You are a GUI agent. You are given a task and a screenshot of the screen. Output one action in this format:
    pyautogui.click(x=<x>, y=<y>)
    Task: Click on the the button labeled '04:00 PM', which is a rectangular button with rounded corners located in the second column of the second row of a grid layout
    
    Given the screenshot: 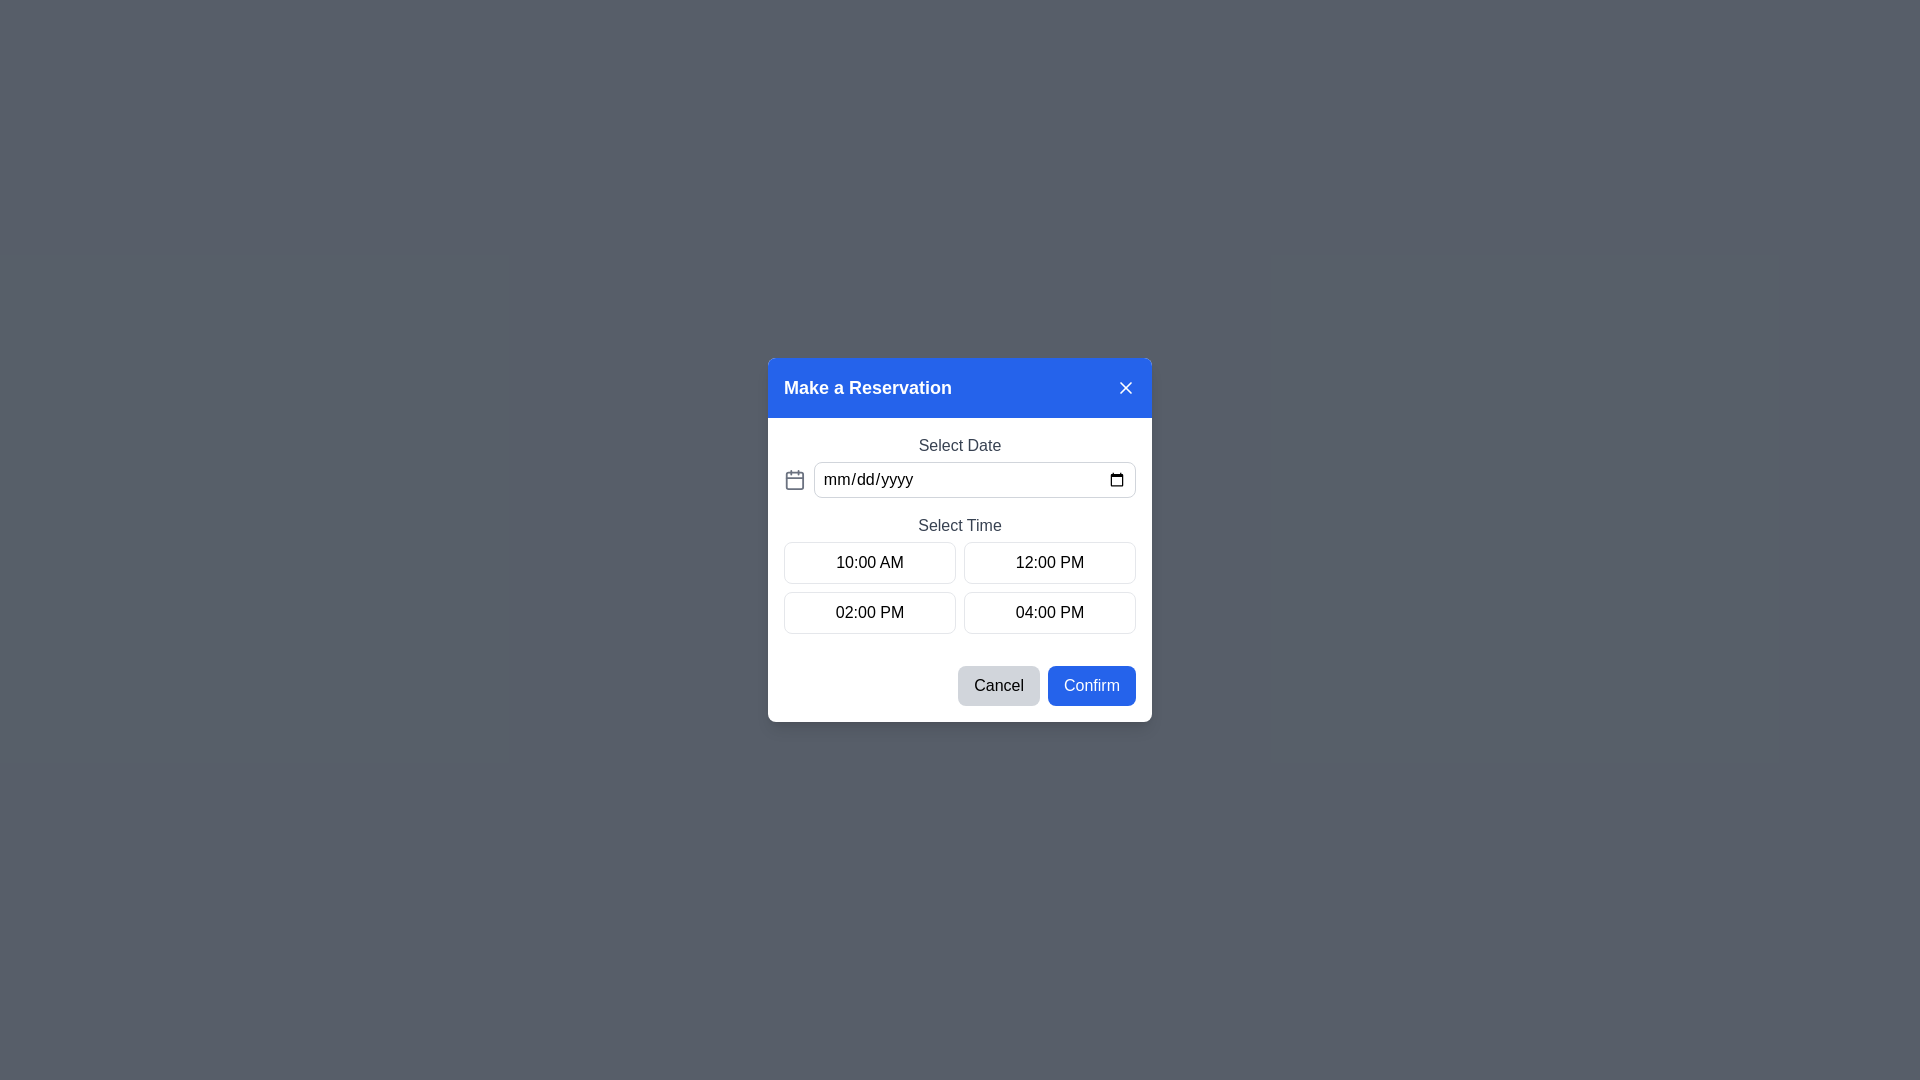 What is the action you would take?
    pyautogui.click(x=1049, y=612)
    